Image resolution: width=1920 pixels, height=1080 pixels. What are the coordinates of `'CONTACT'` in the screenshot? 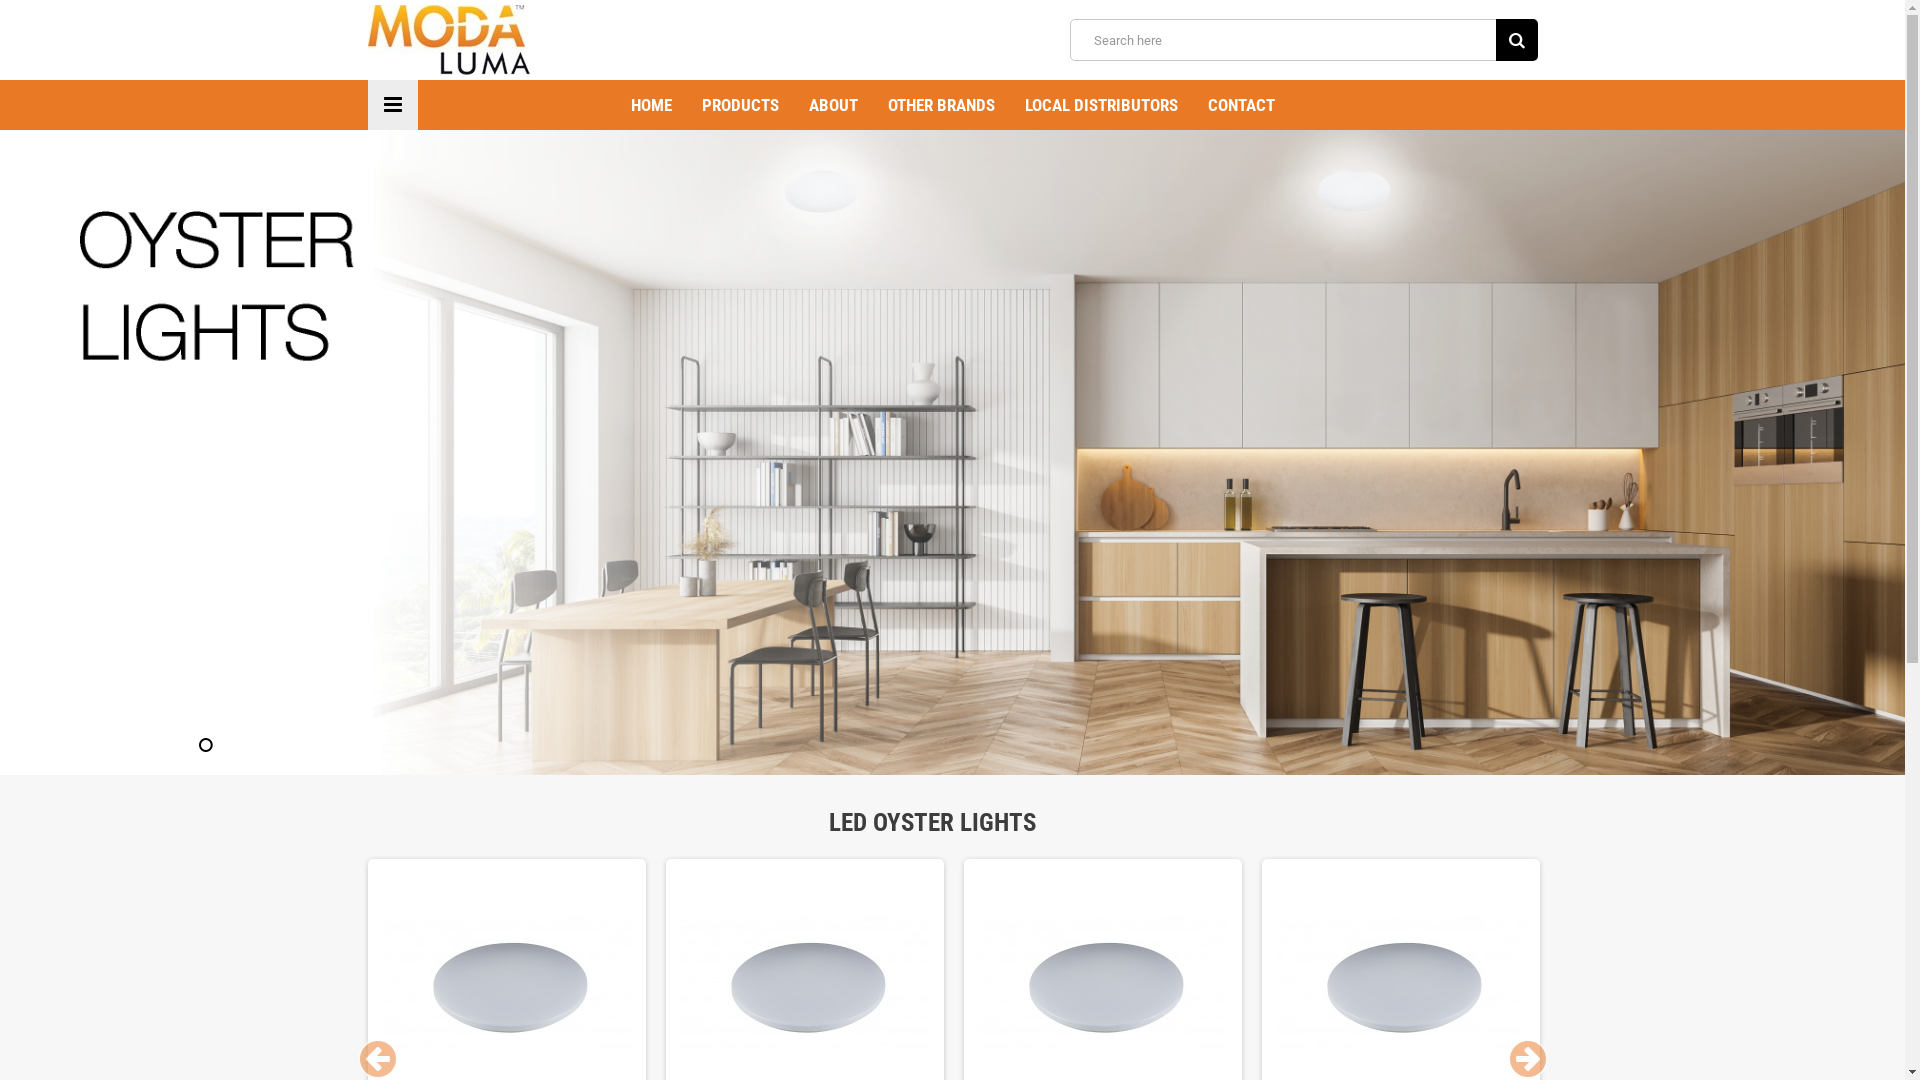 It's located at (1239, 104).